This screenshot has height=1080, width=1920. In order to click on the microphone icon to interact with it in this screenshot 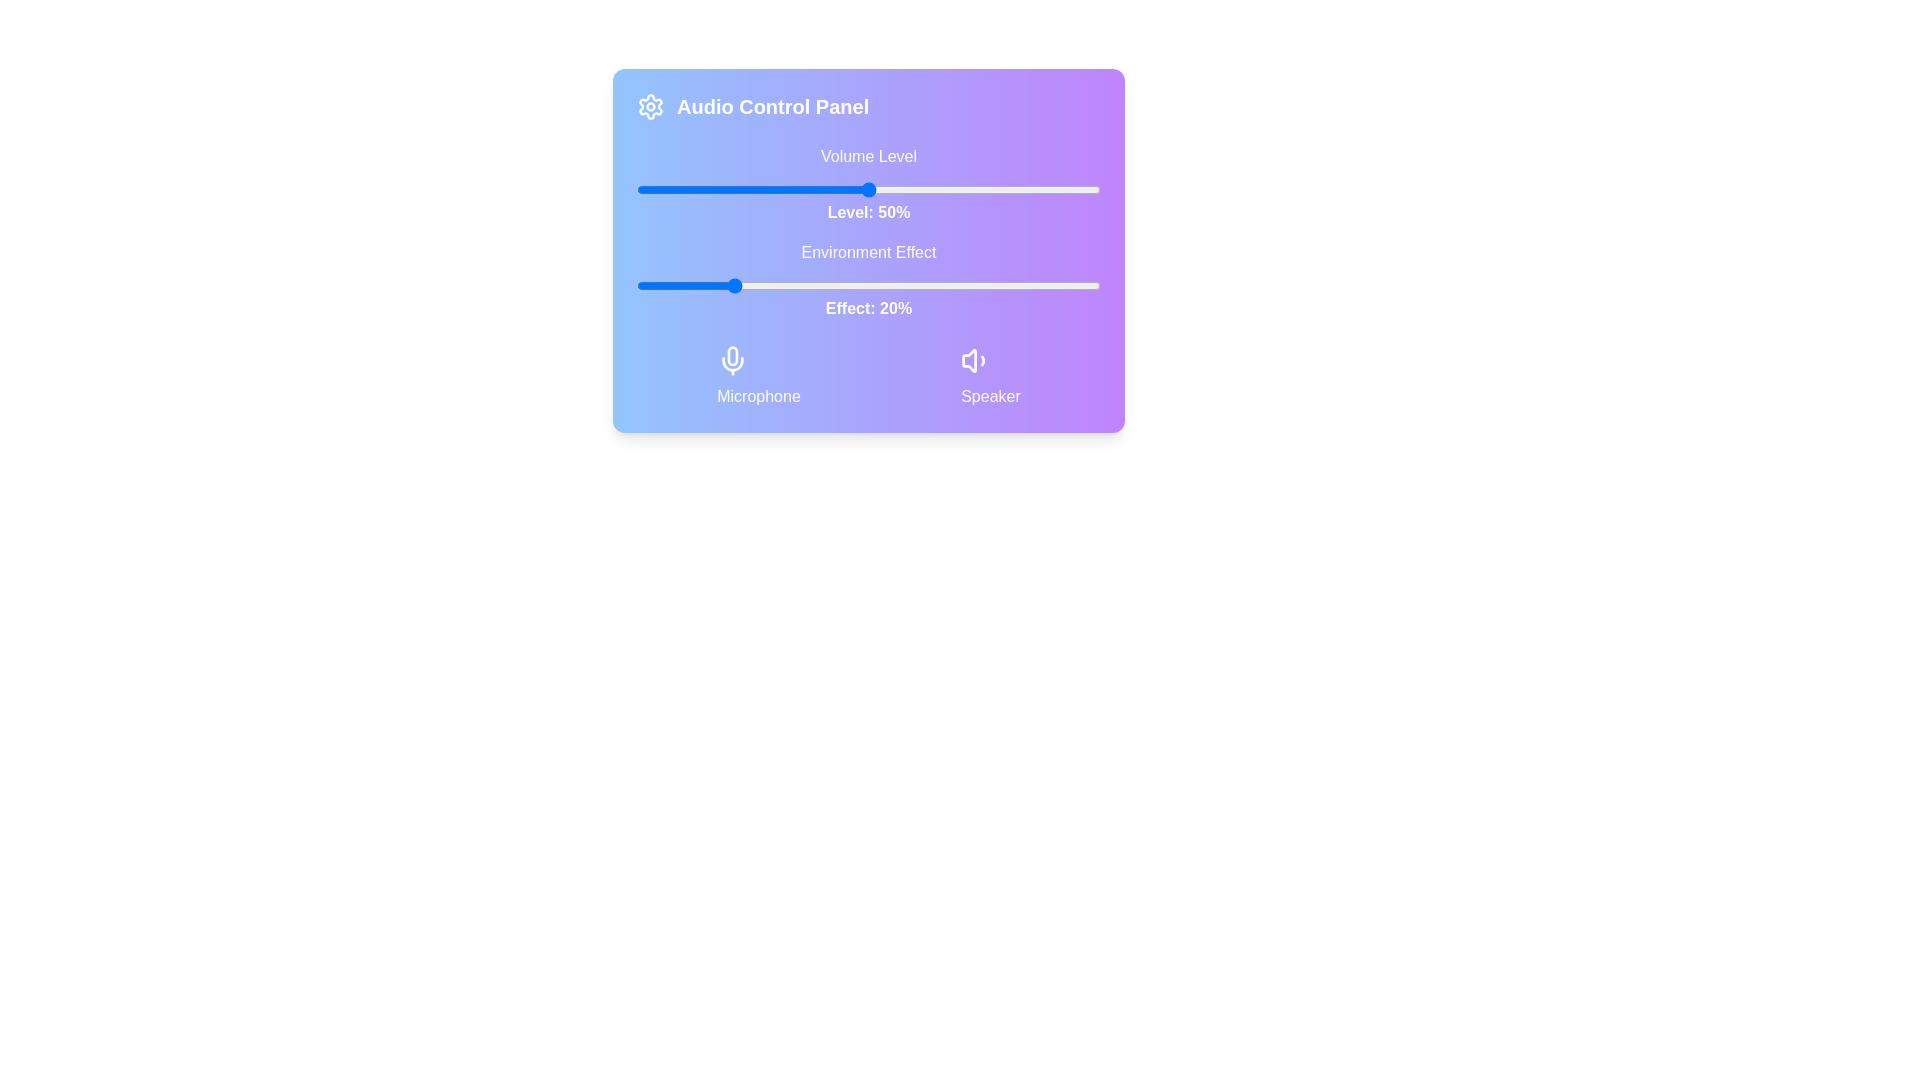, I will do `click(732, 361)`.